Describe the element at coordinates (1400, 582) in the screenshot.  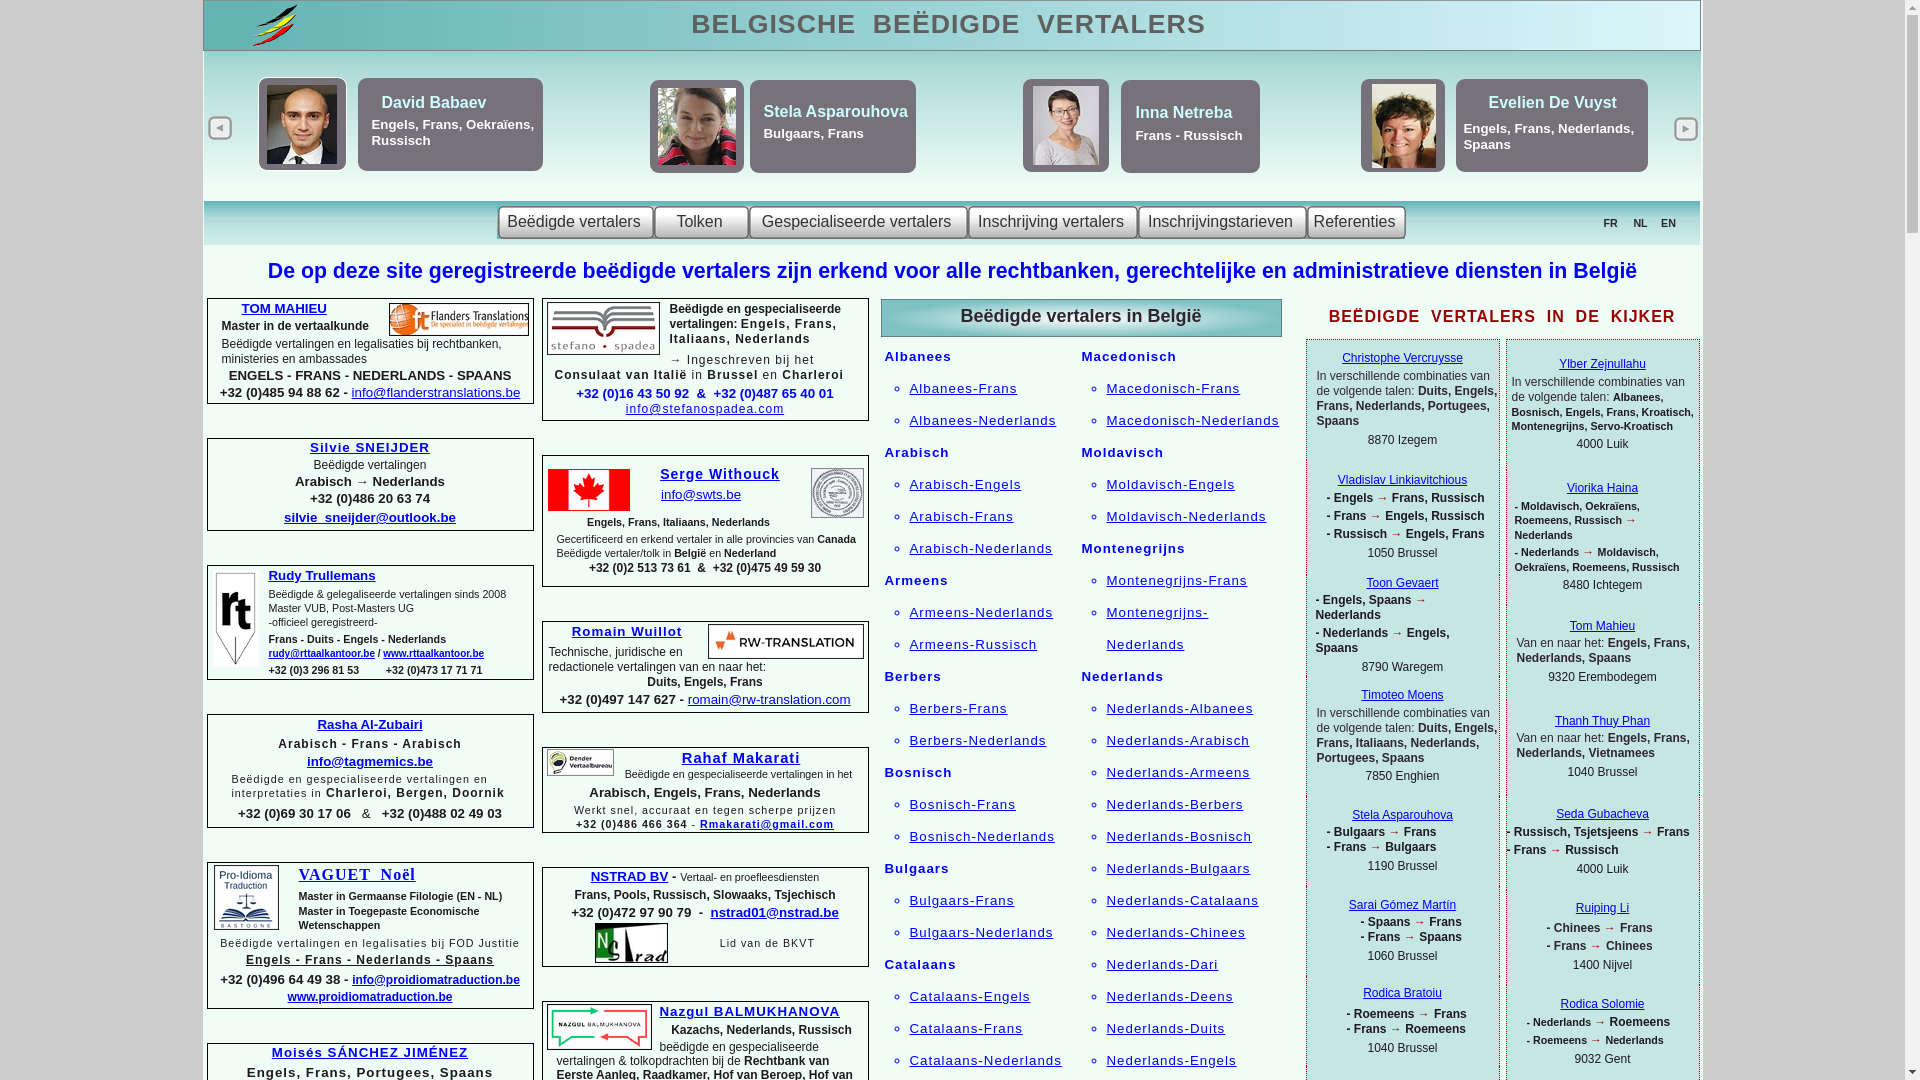
I see `'Toon Gevaert'` at that location.